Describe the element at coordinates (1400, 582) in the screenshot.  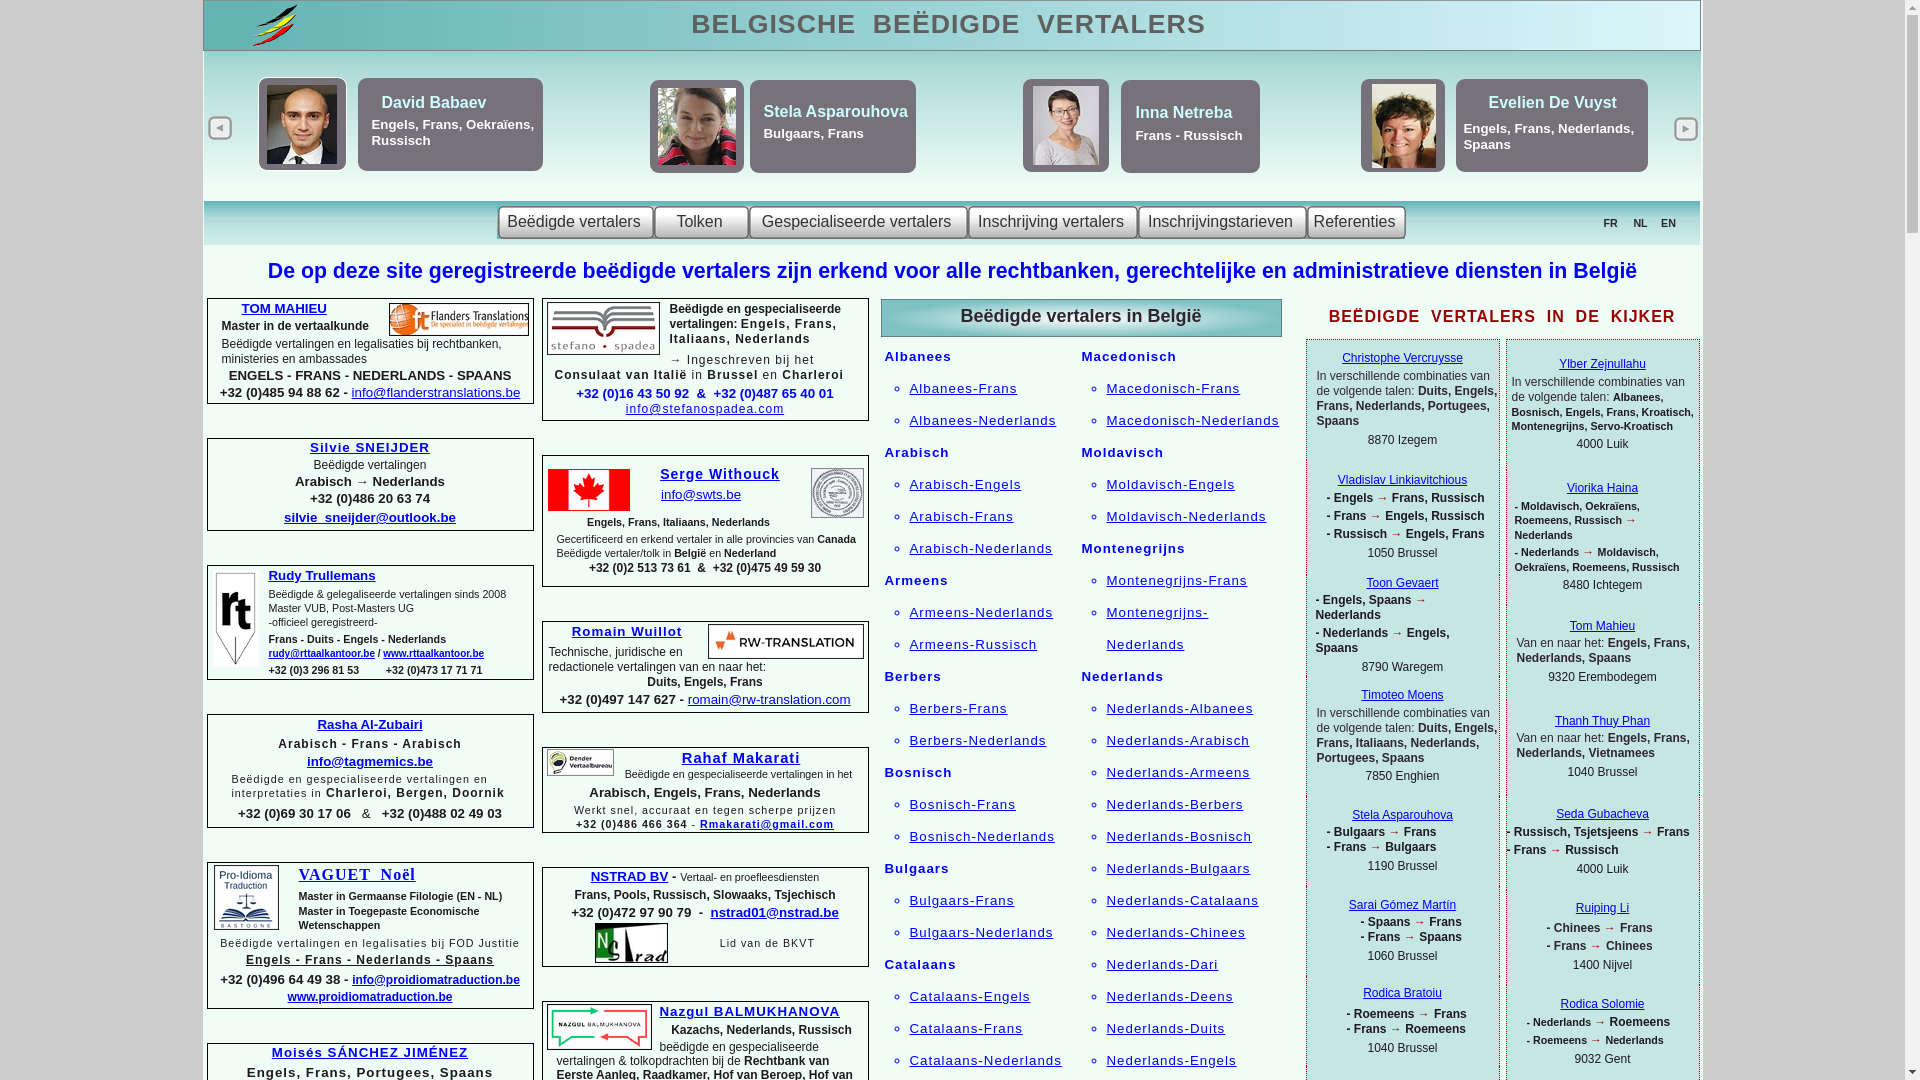
I see `'Toon Gevaert'` at that location.